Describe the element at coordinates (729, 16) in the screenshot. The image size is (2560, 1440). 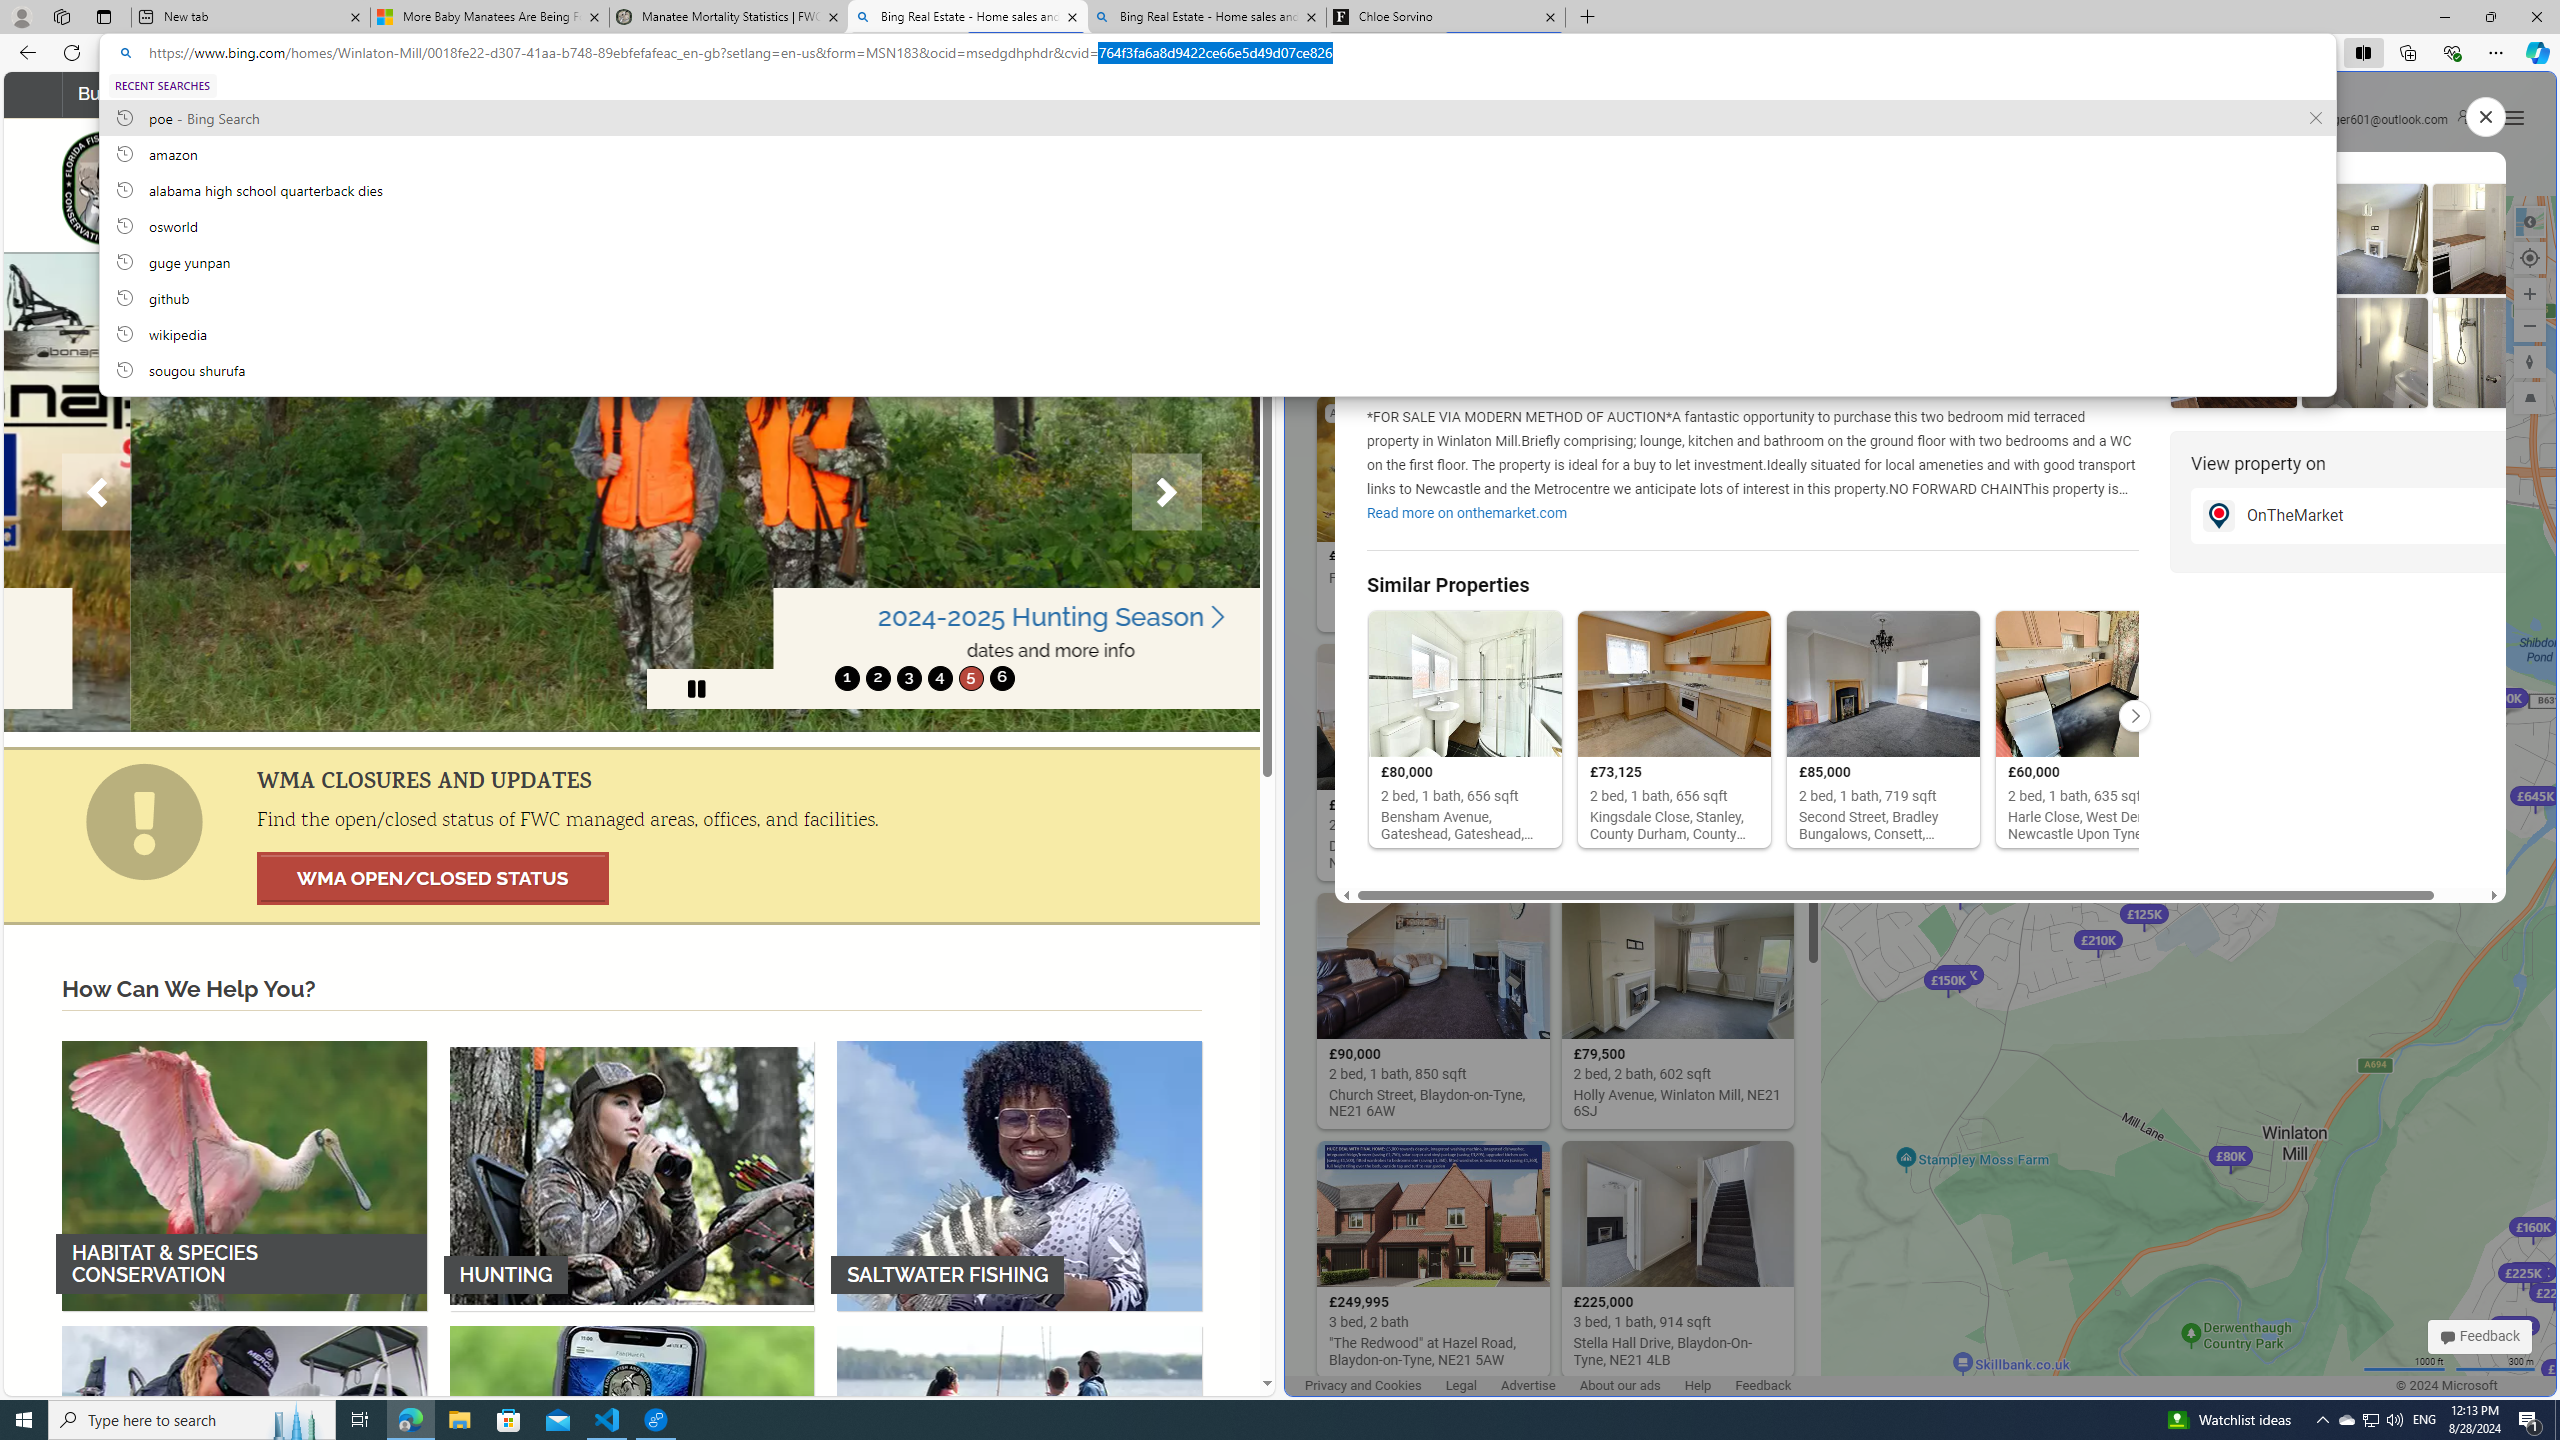
I see `'Manatee Mortality Statistics | FWC'` at that location.